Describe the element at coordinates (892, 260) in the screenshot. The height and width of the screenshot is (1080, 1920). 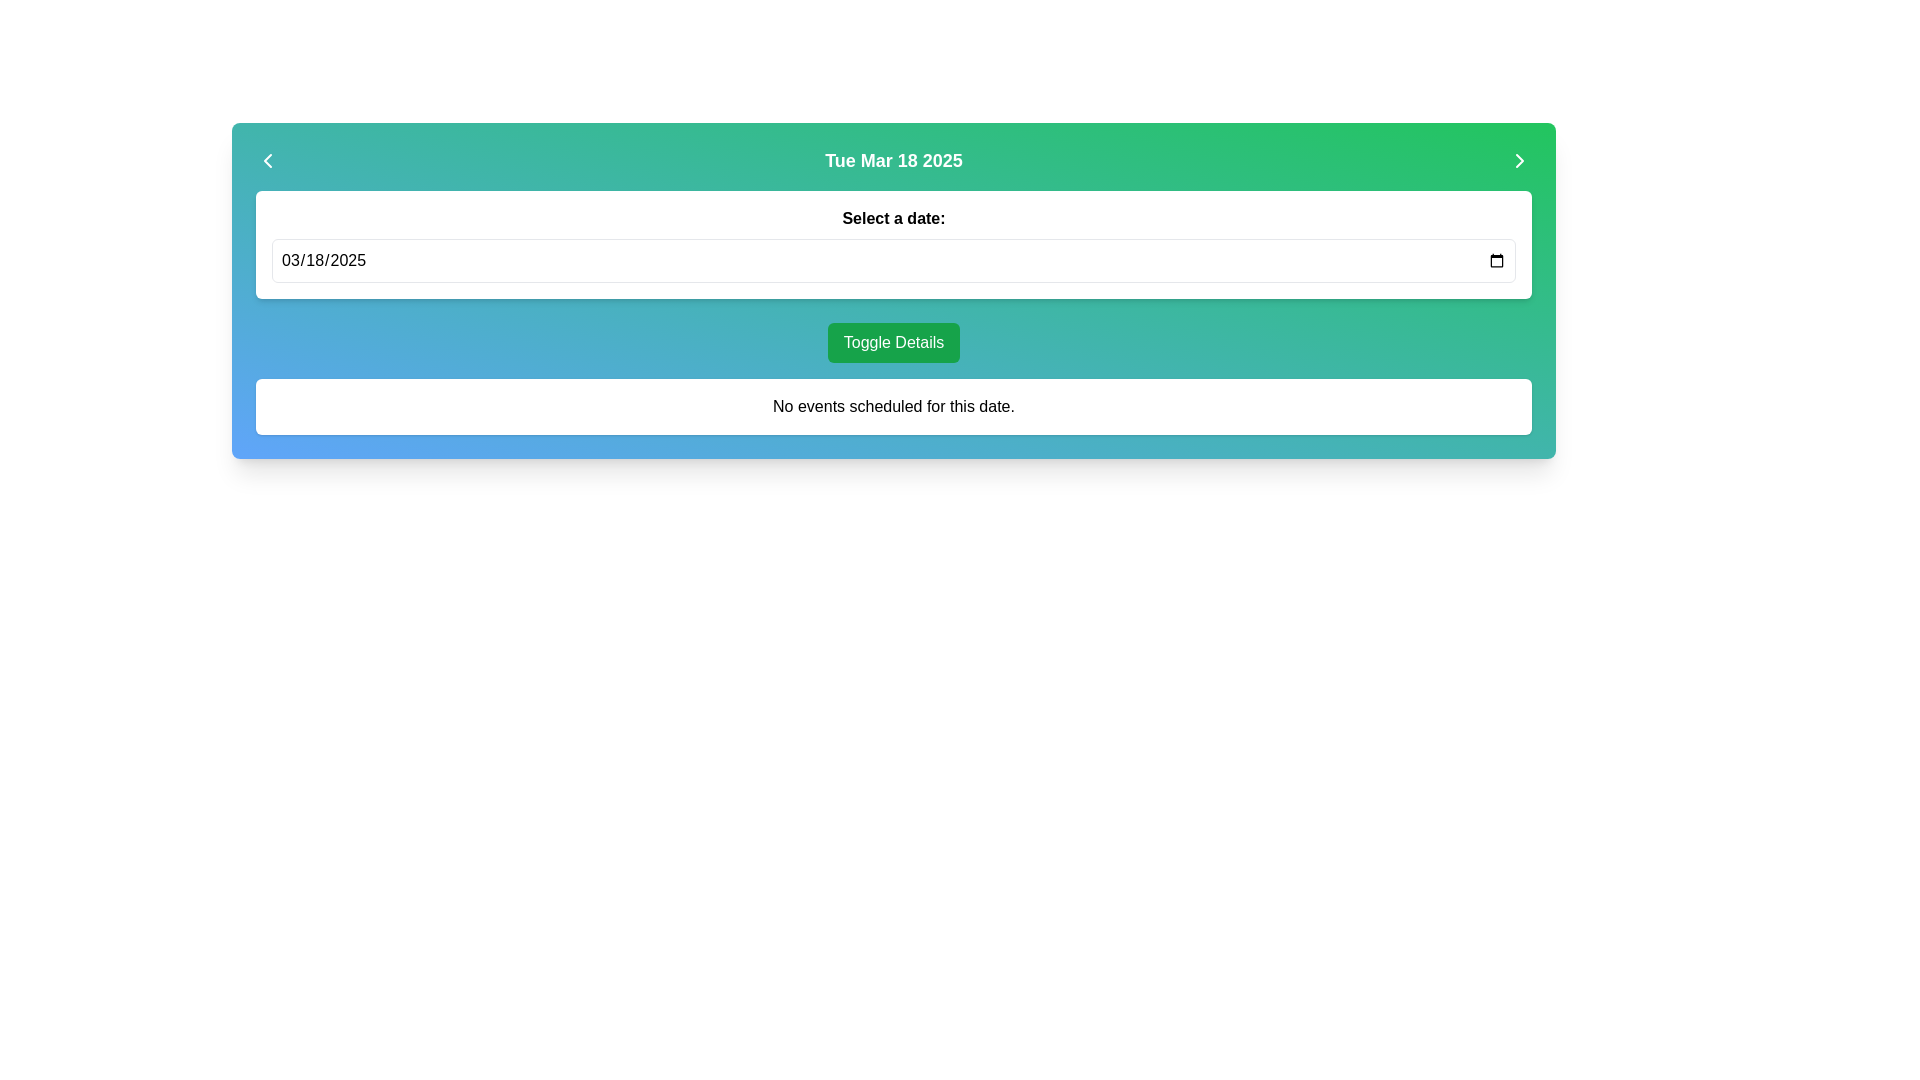
I see `into the rectangular date input field styled with a border and rounded corners` at that location.